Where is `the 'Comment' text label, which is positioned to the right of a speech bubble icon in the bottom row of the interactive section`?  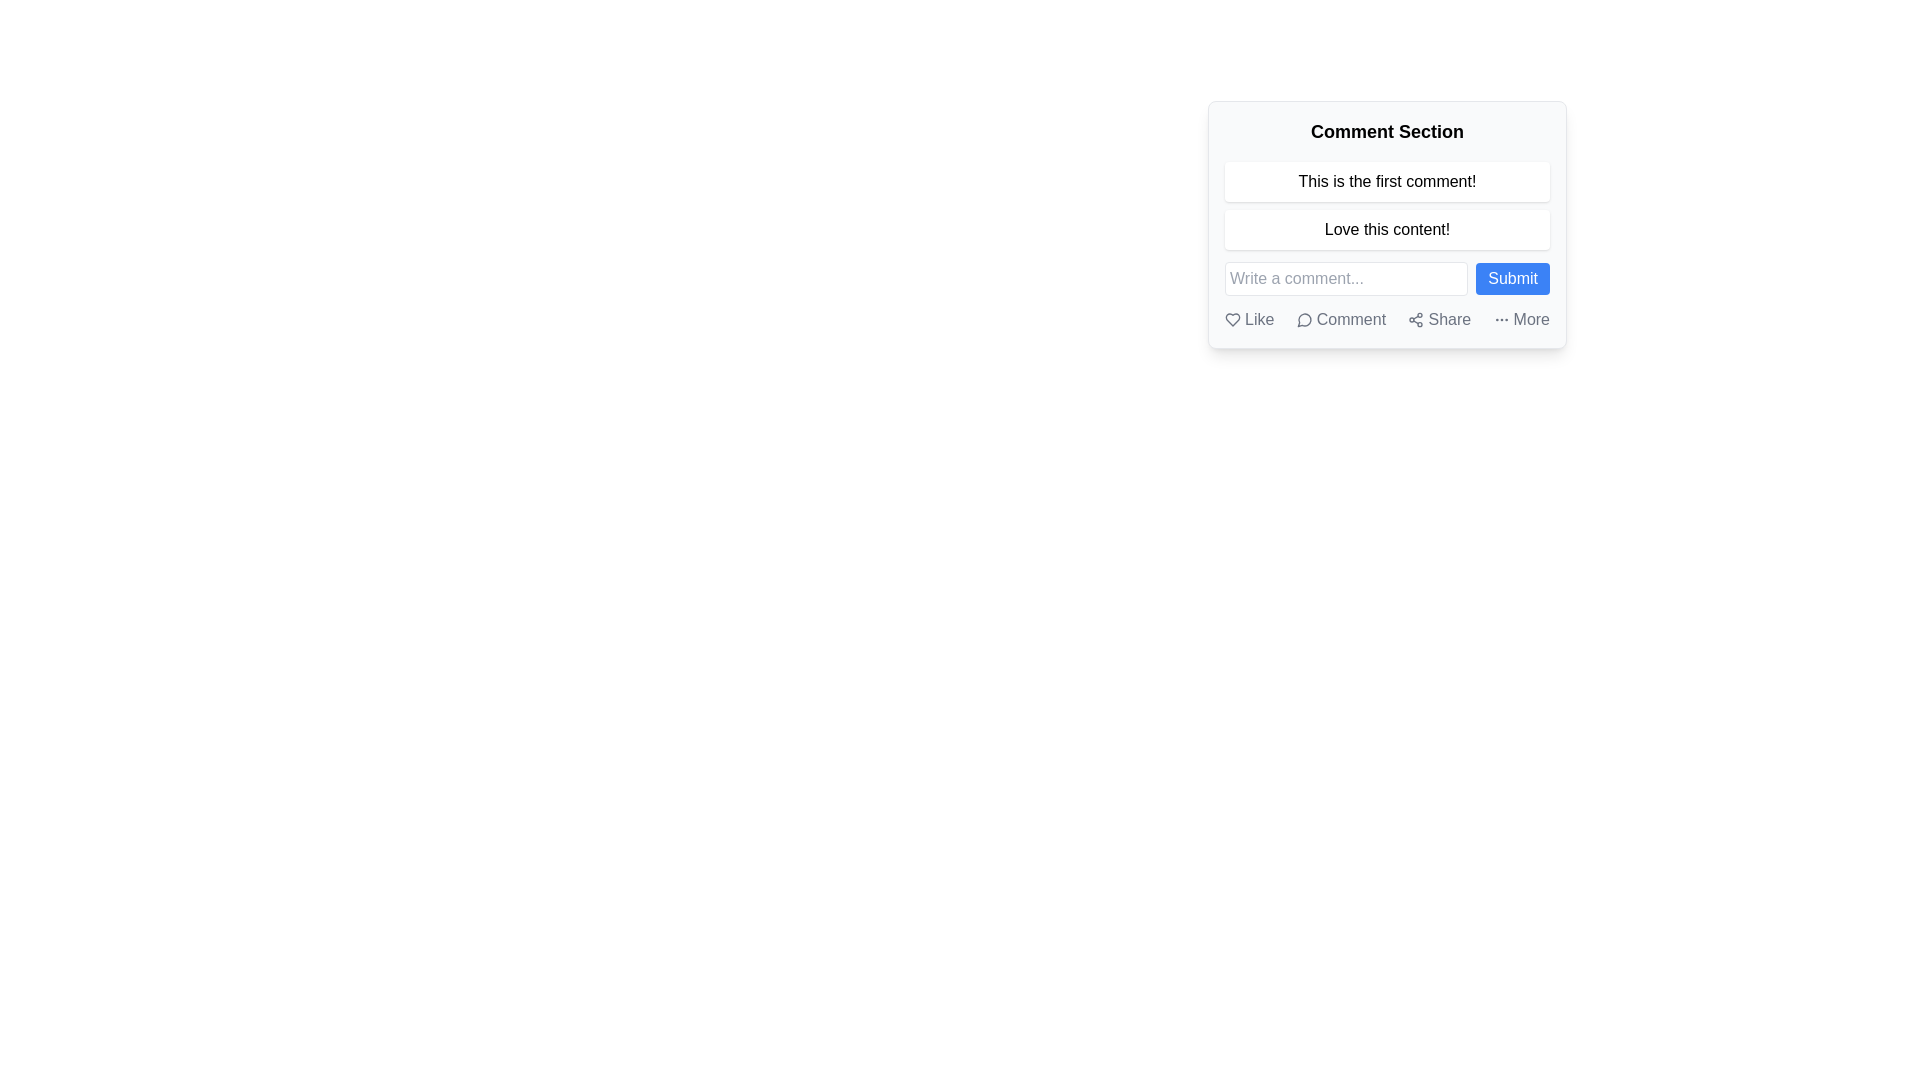 the 'Comment' text label, which is positioned to the right of a speech bubble icon in the bottom row of the interactive section is located at coordinates (1351, 319).